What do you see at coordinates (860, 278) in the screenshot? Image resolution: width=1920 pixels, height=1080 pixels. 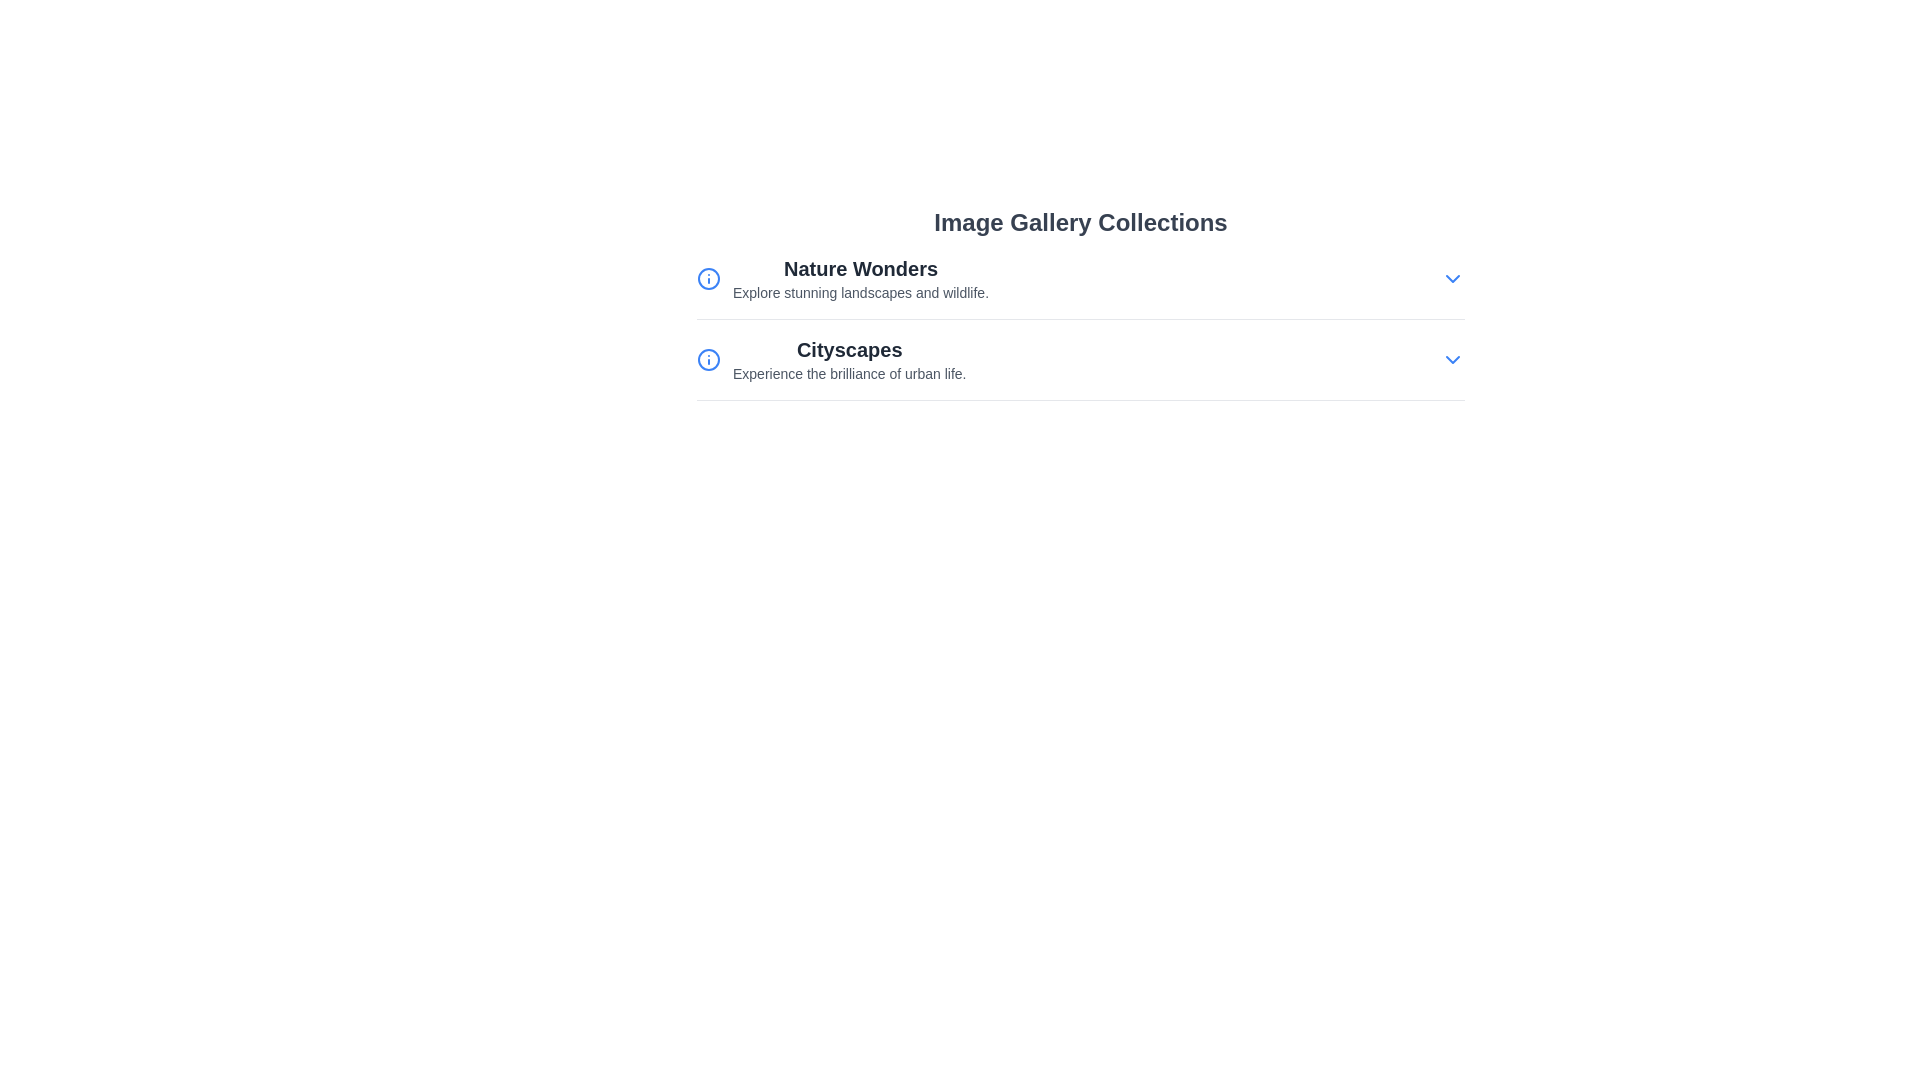 I see `text block labeled 'Nature Wonders' which contains a header in bold dark gray and a subtitle in light gray, located beneath the 'Image Gallery Collections' header` at bounding box center [860, 278].